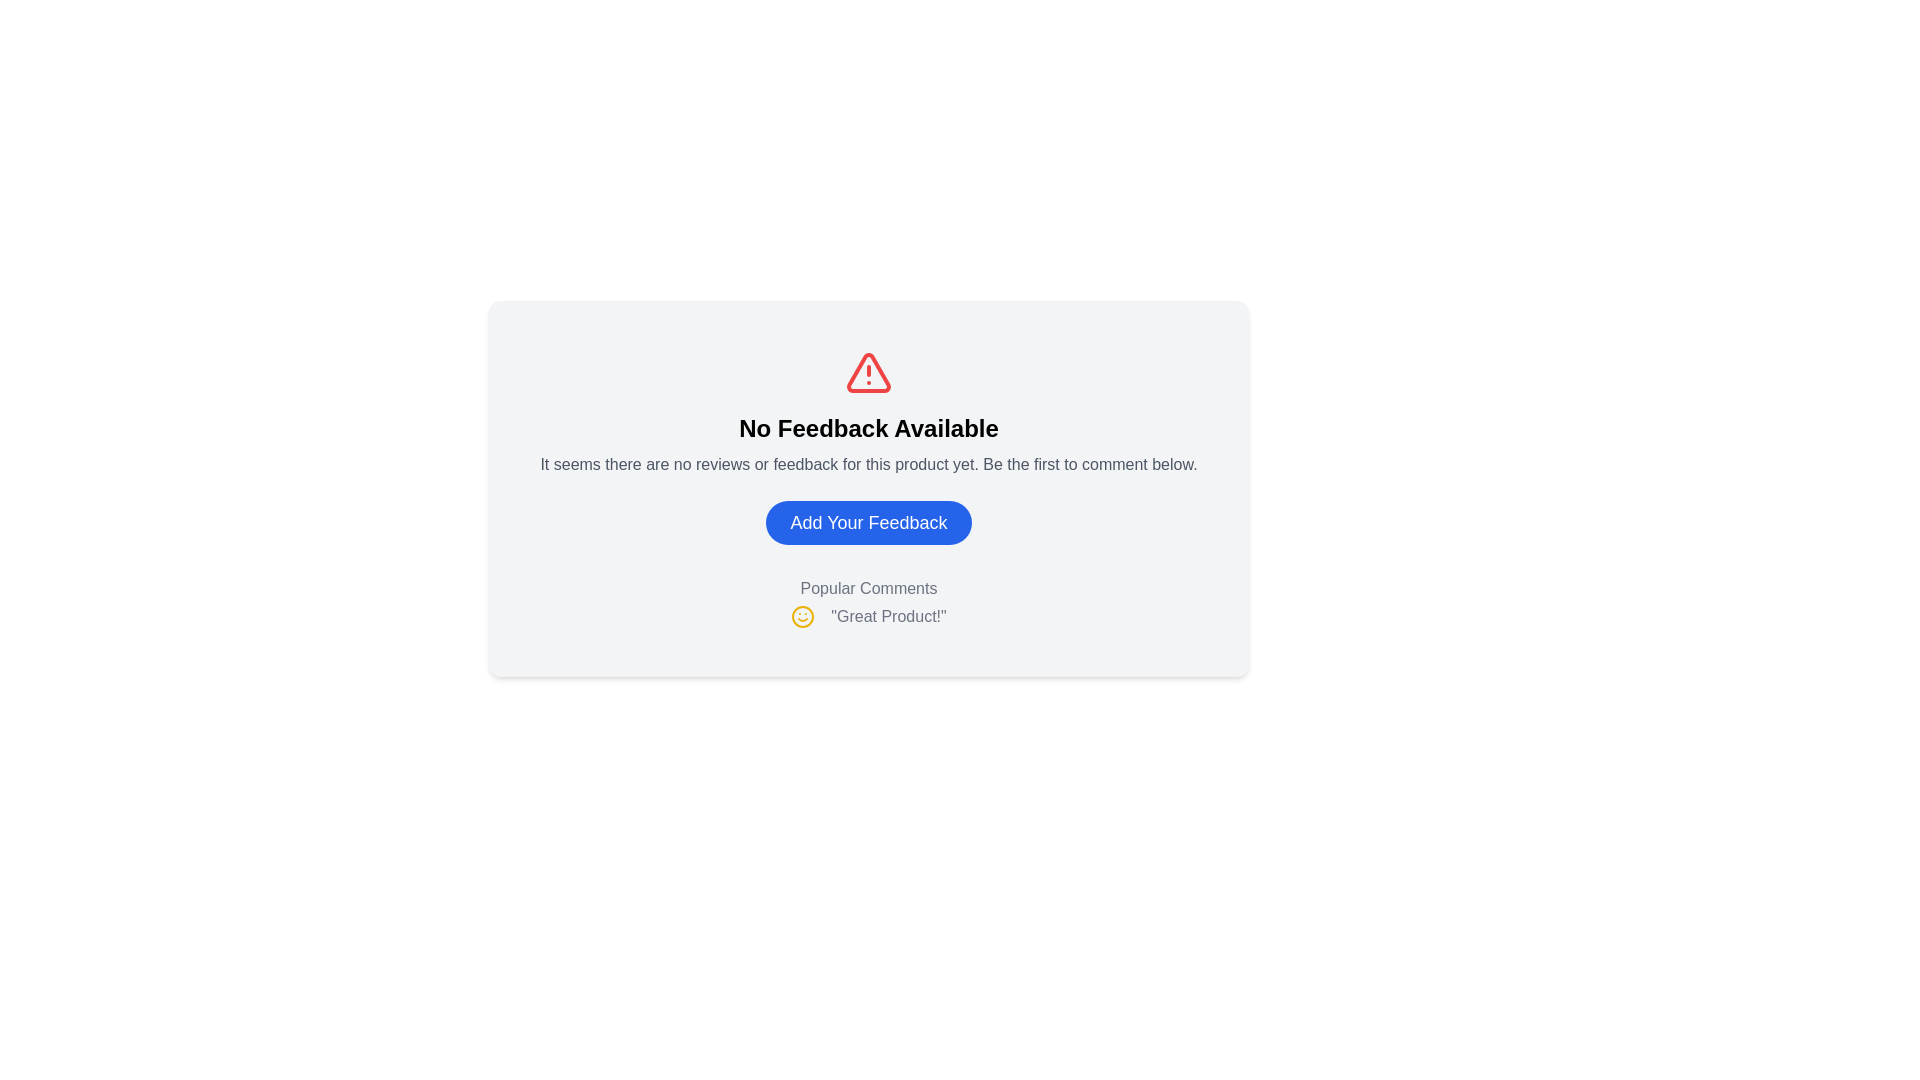  What do you see at coordinates (868, 427) in the screenshot?
I see `message displayed in the bold heading text 'No Feedback Available', which is located at the center of the modal box` at bounding box center [868, 427].